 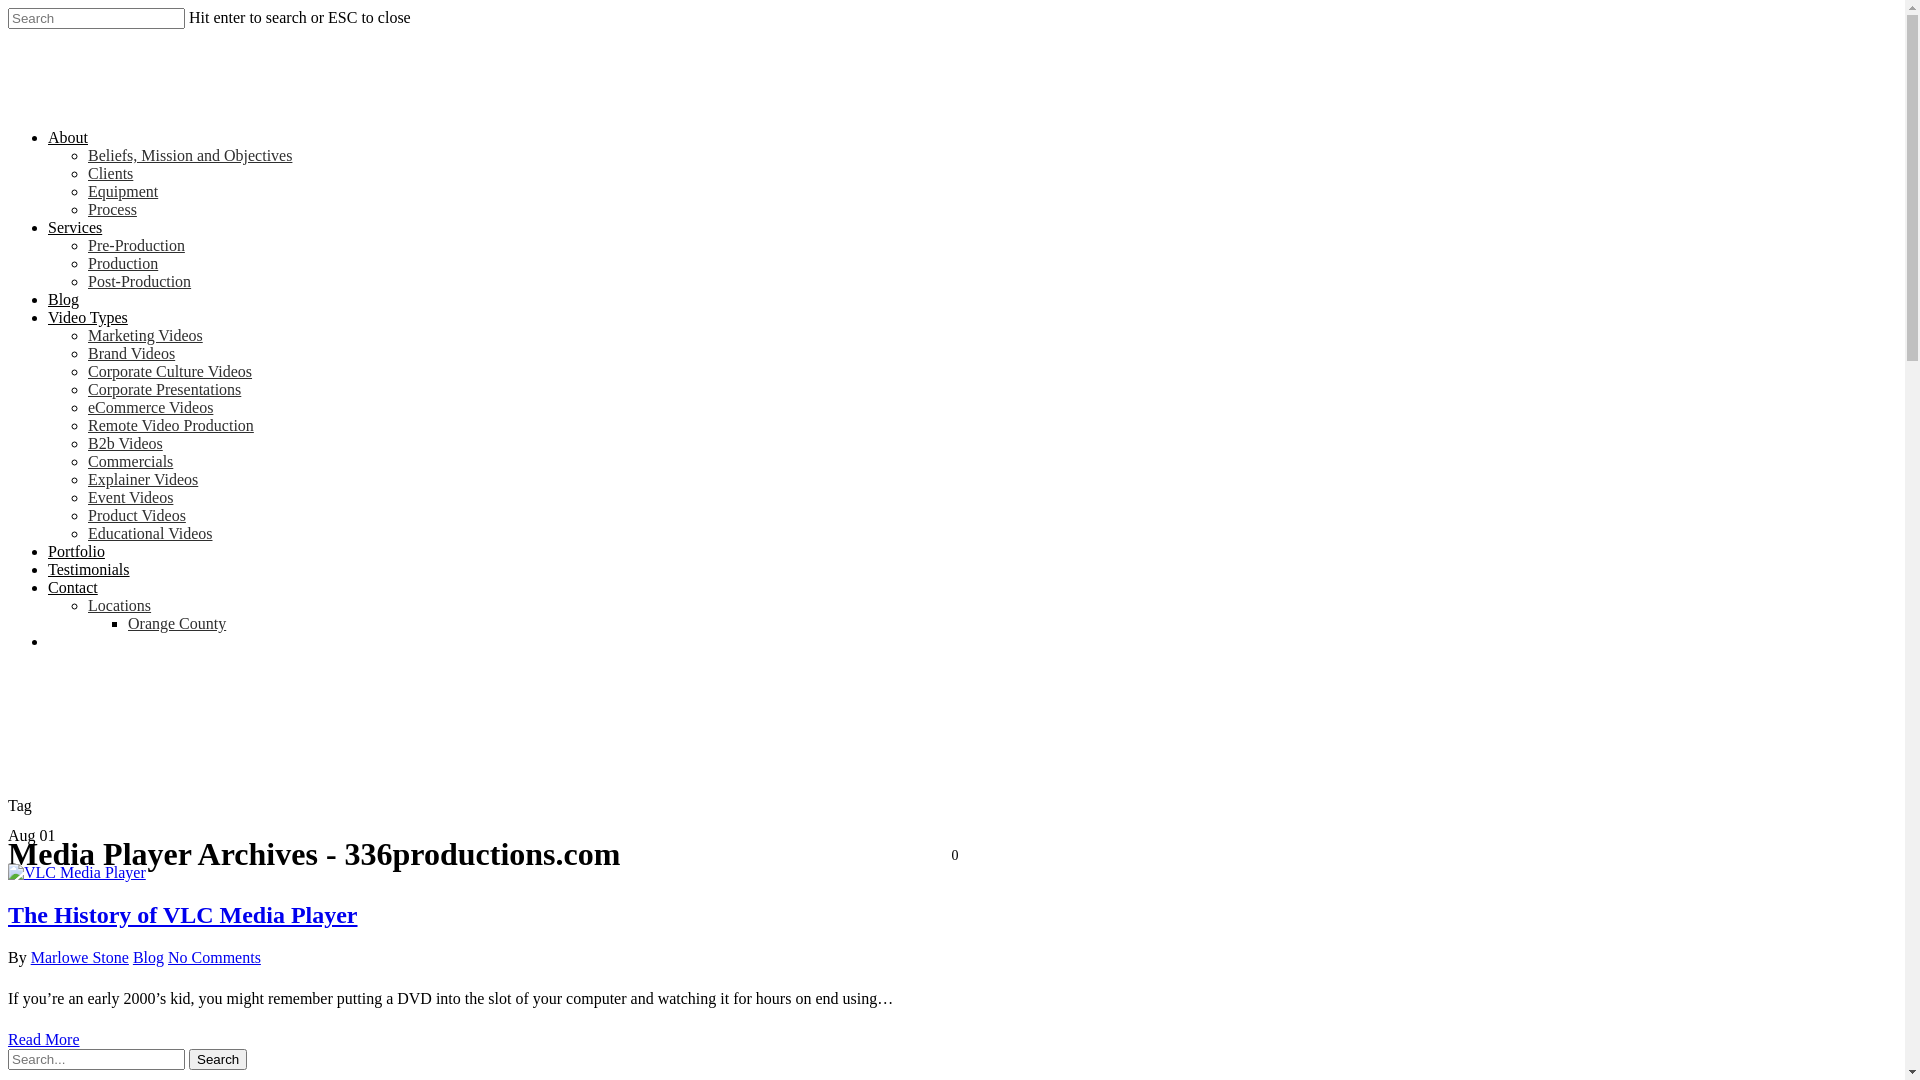 What do you see at coordinates (171, 424) in the screenshot?
I see `'Remote Video Production'` at bounding box center [171, 424].